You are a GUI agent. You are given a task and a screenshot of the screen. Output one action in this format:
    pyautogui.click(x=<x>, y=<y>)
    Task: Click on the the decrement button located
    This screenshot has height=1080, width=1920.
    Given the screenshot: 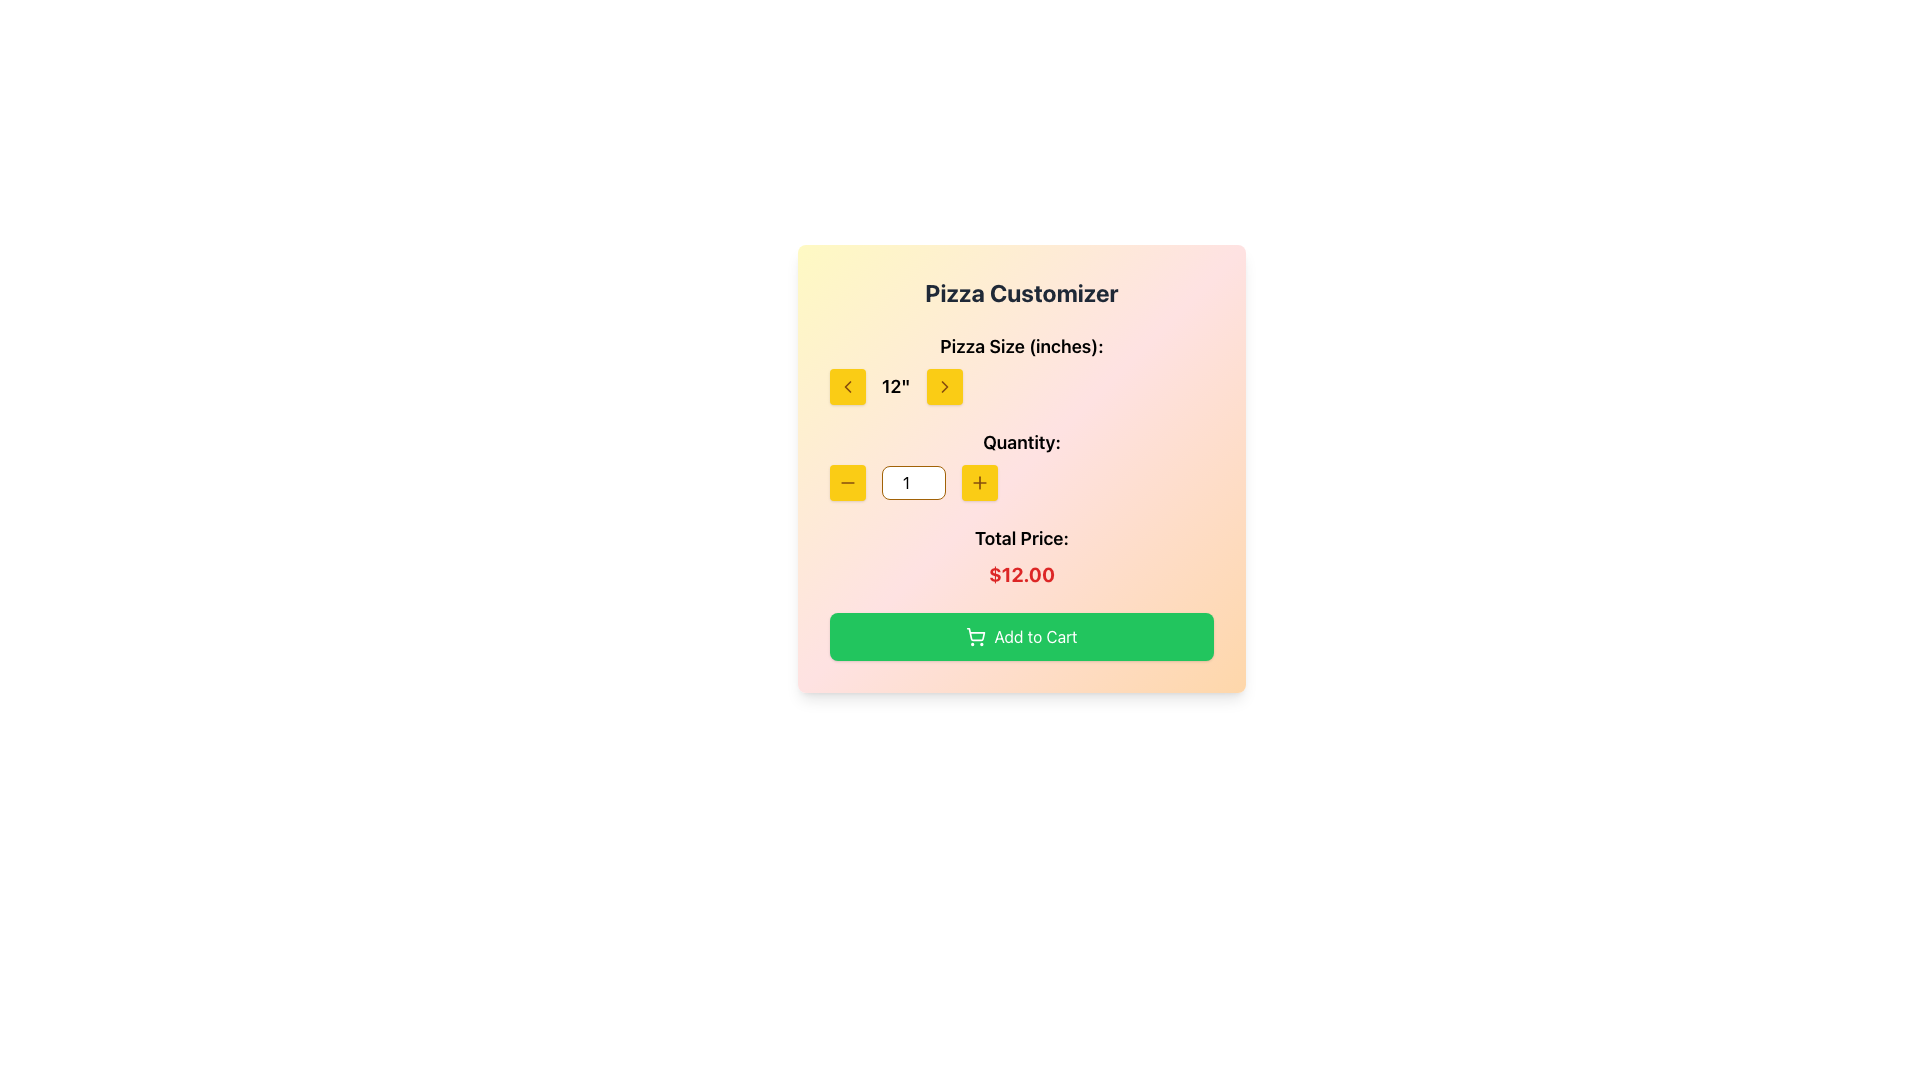 What is the action you would take?
    pyautogui.click(x=848, y=386)
    